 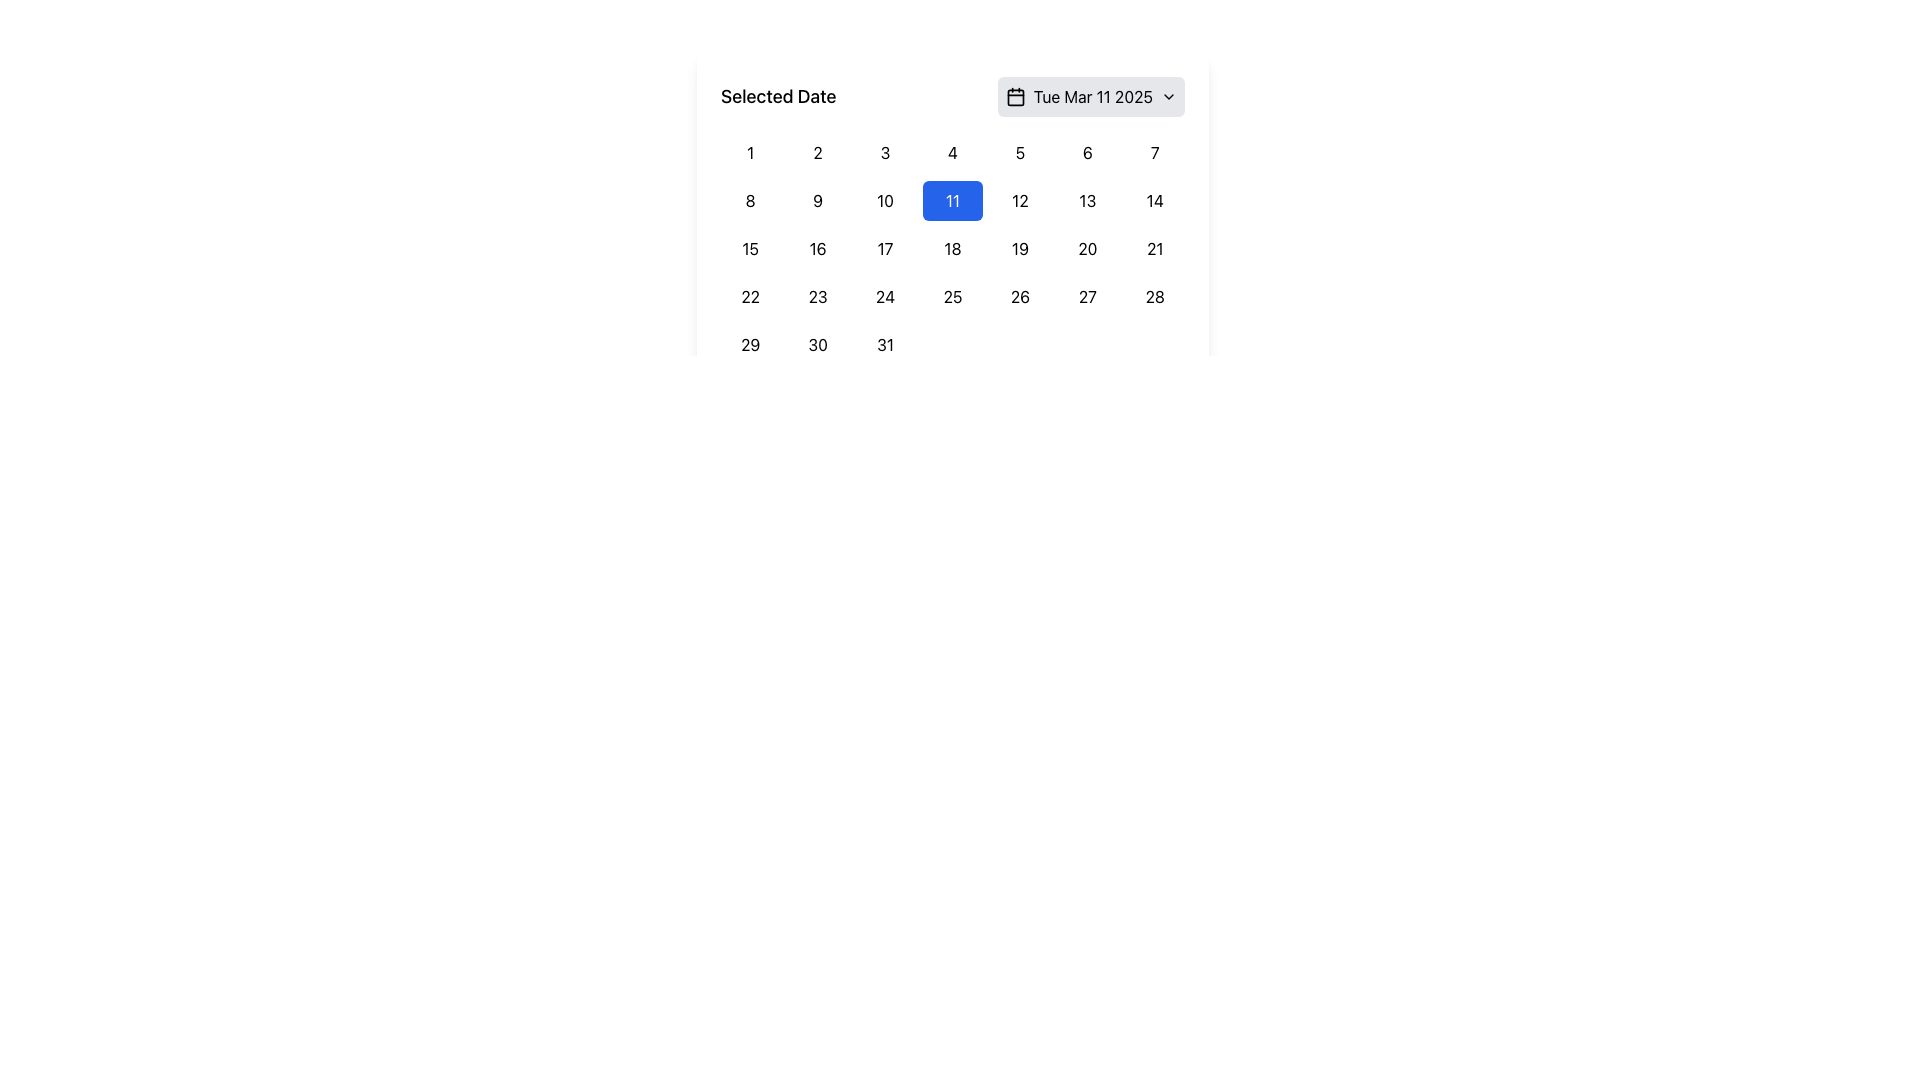 I want to click on the Text Button displaying the number '15', which is a rounded rectangular box with a white background and black text, located in the first column of the fourth row under the 'Selected Date' heading, so click(x=749, y=248).